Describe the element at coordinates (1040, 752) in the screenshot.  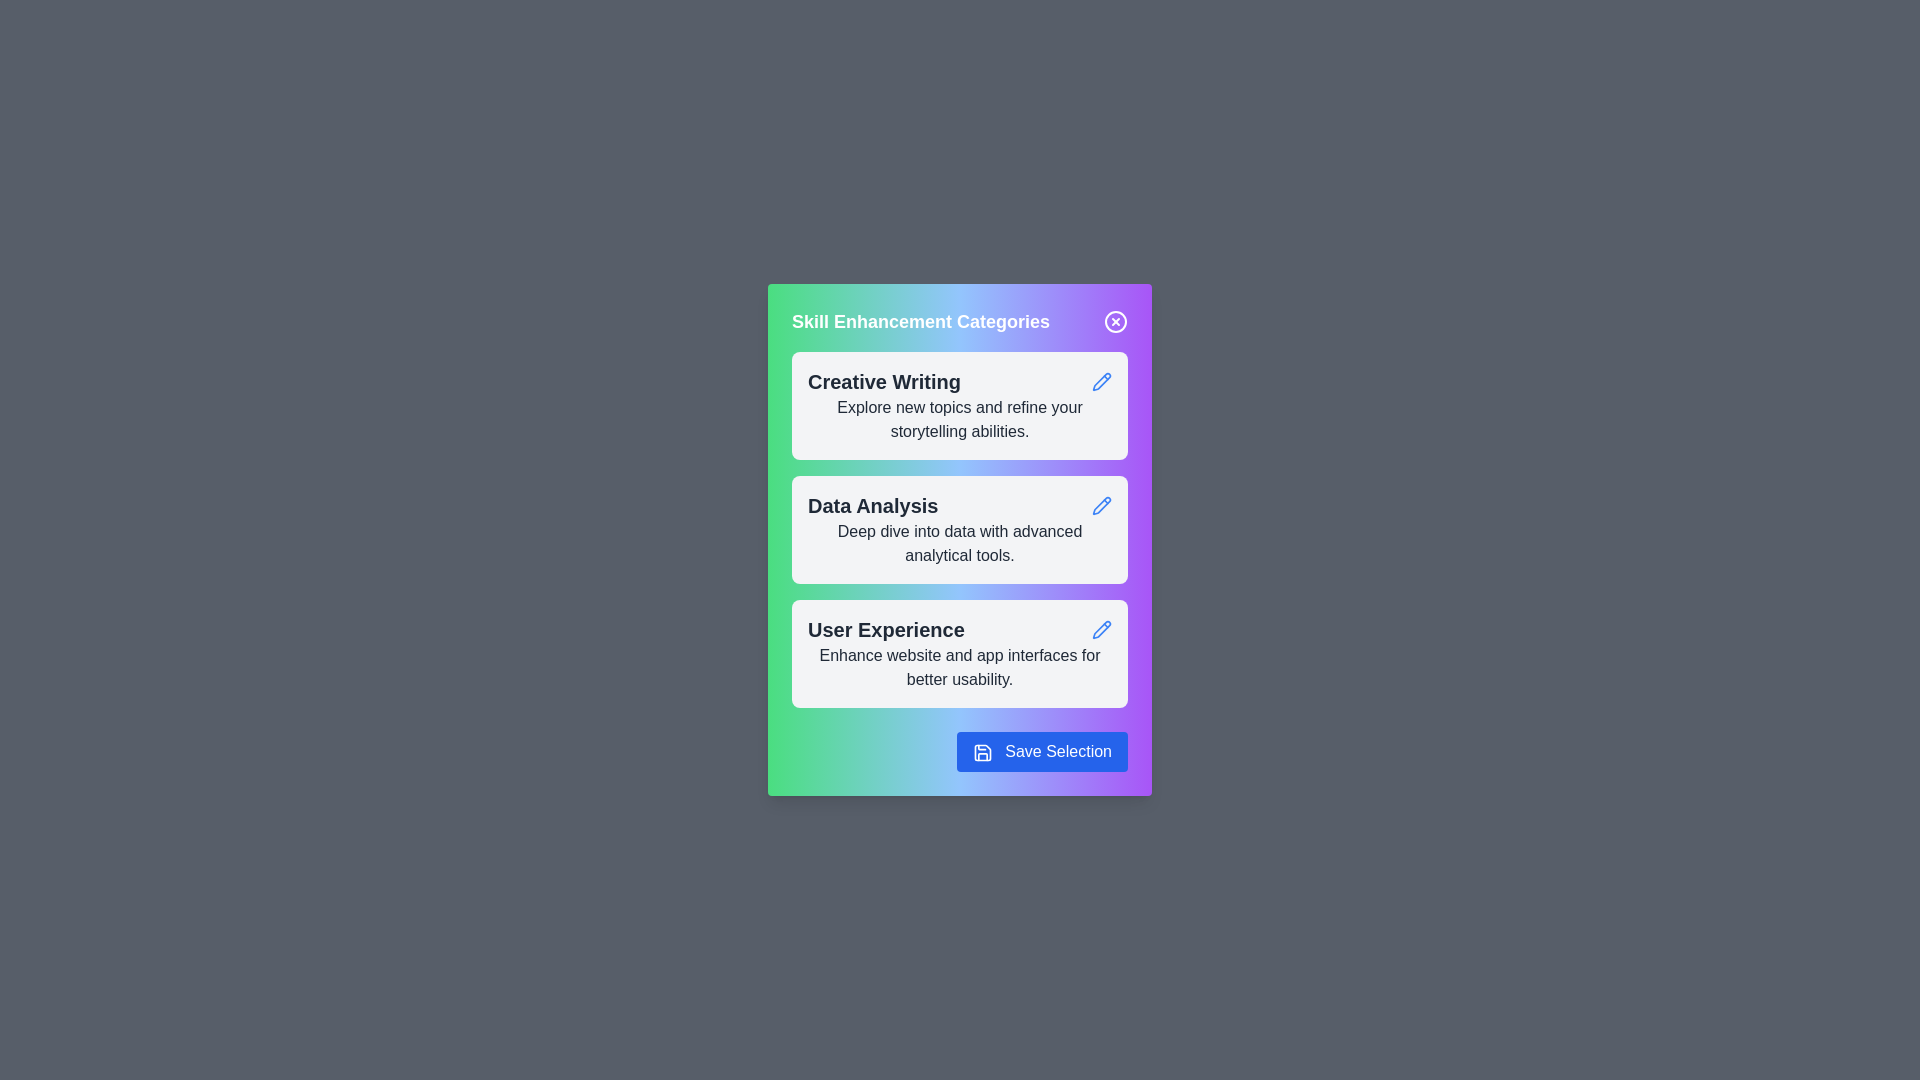
I see `'Save Selection' button to confirm the selection` at that location.